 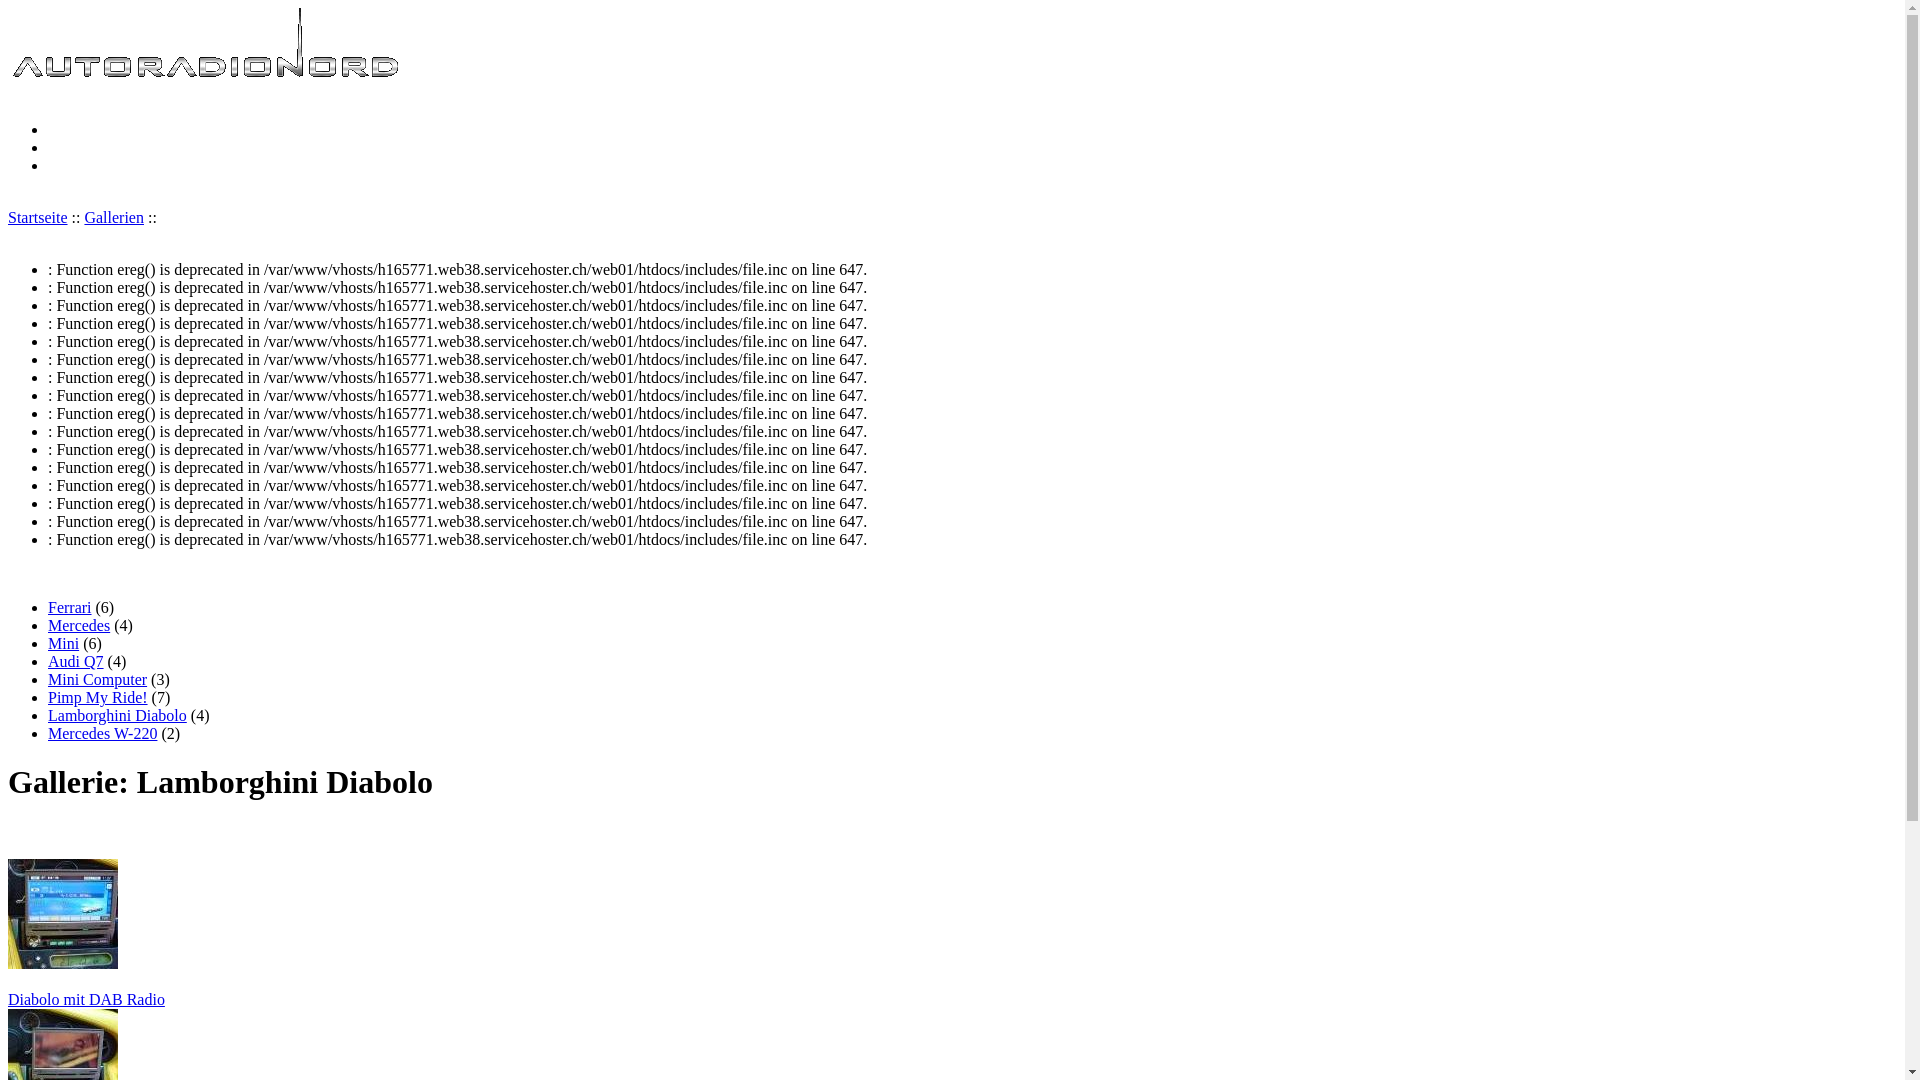 I want to click on 'Startseite', so click(x=38, y=217).